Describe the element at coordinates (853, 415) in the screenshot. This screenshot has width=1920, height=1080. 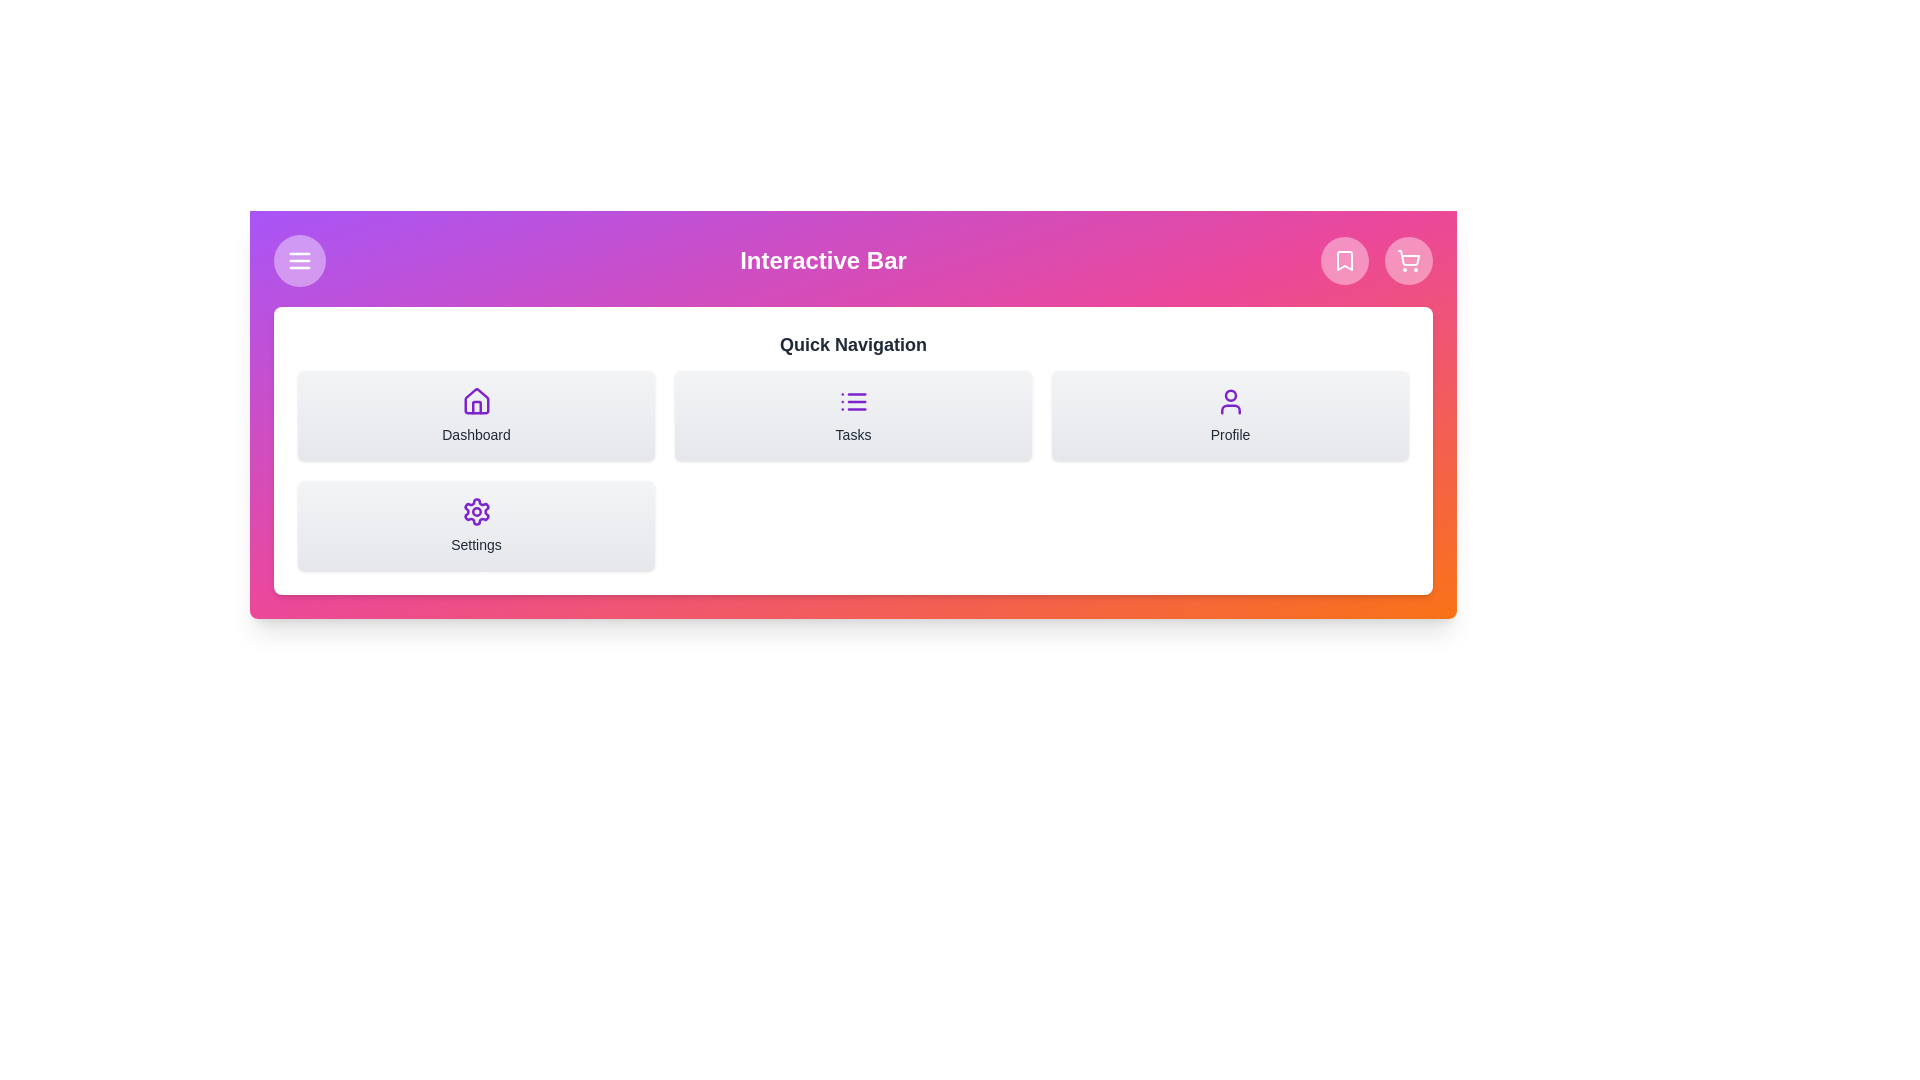
I see `the 'Tasks' navigation button` at that location.